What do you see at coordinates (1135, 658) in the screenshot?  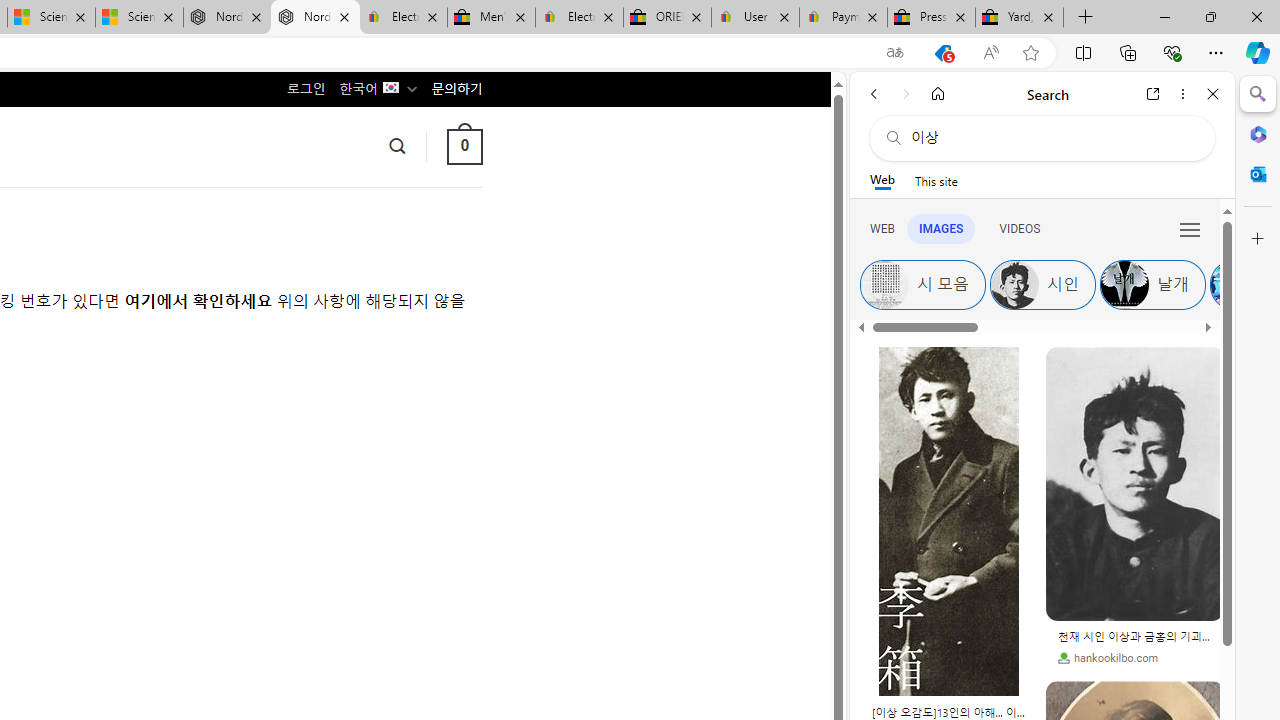 I see `'hankookilbo.com'` at bounding box center [1135, 658].